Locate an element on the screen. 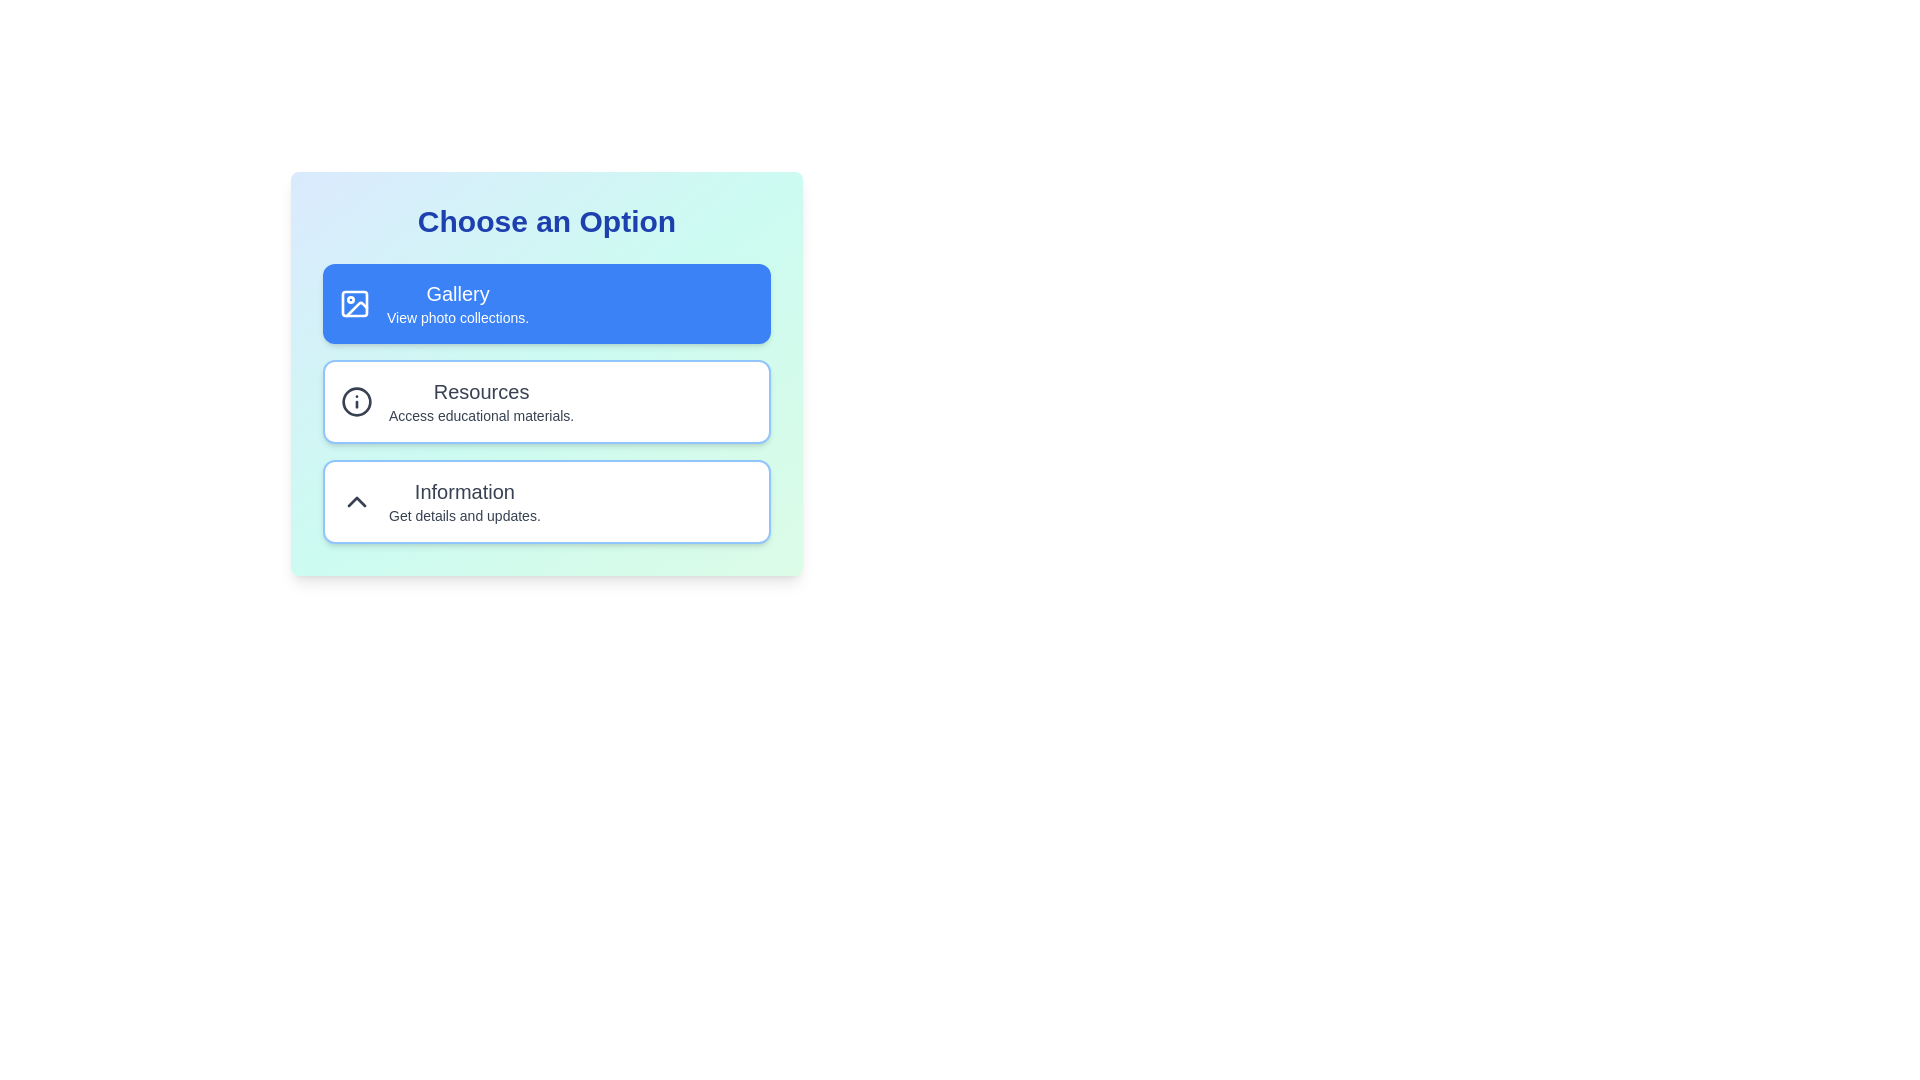 This screenshot has width=1920, height=1080. text content of the Informative card labeled 'Information', which is the third card in a vertical stack below the 'Gallery' and 'Resources' cards is located at coordinates (463, 500).